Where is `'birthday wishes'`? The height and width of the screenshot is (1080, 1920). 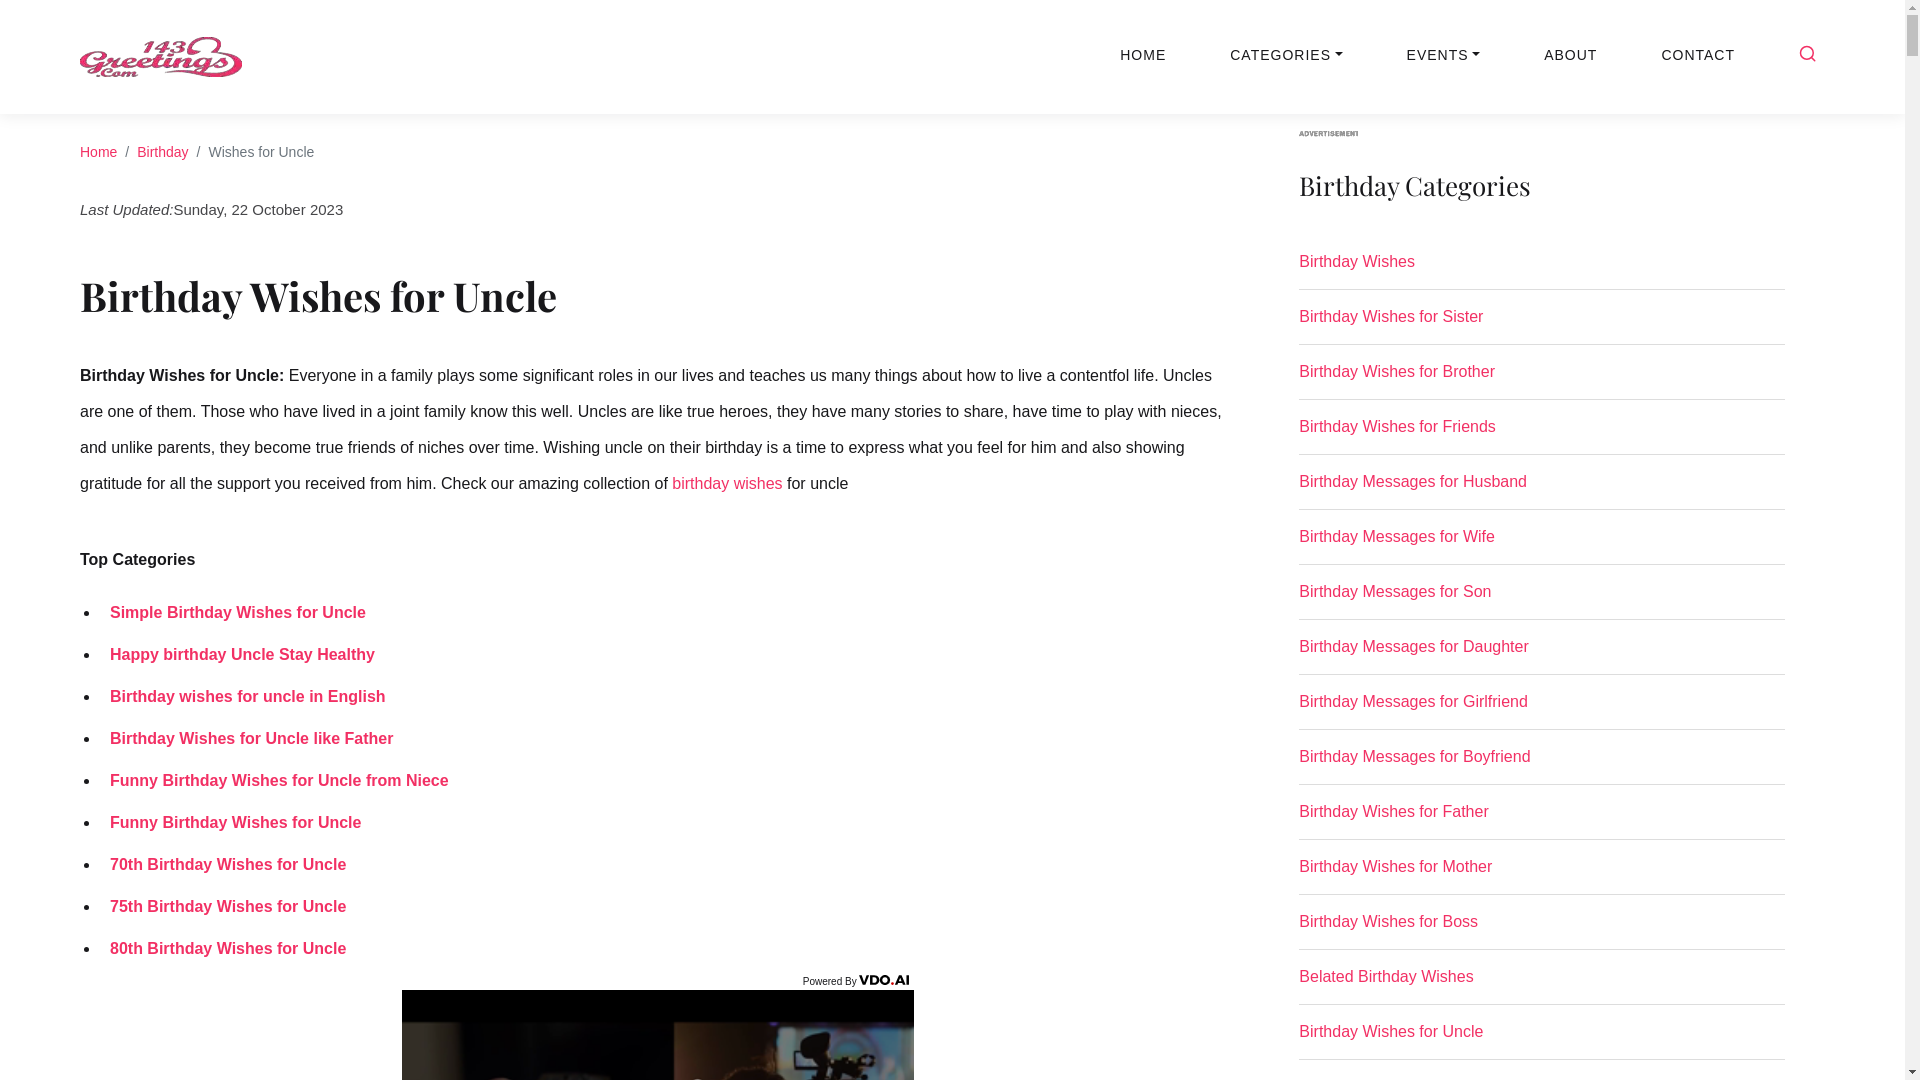 'birthday wishes' is located at coordinates (725, 482).